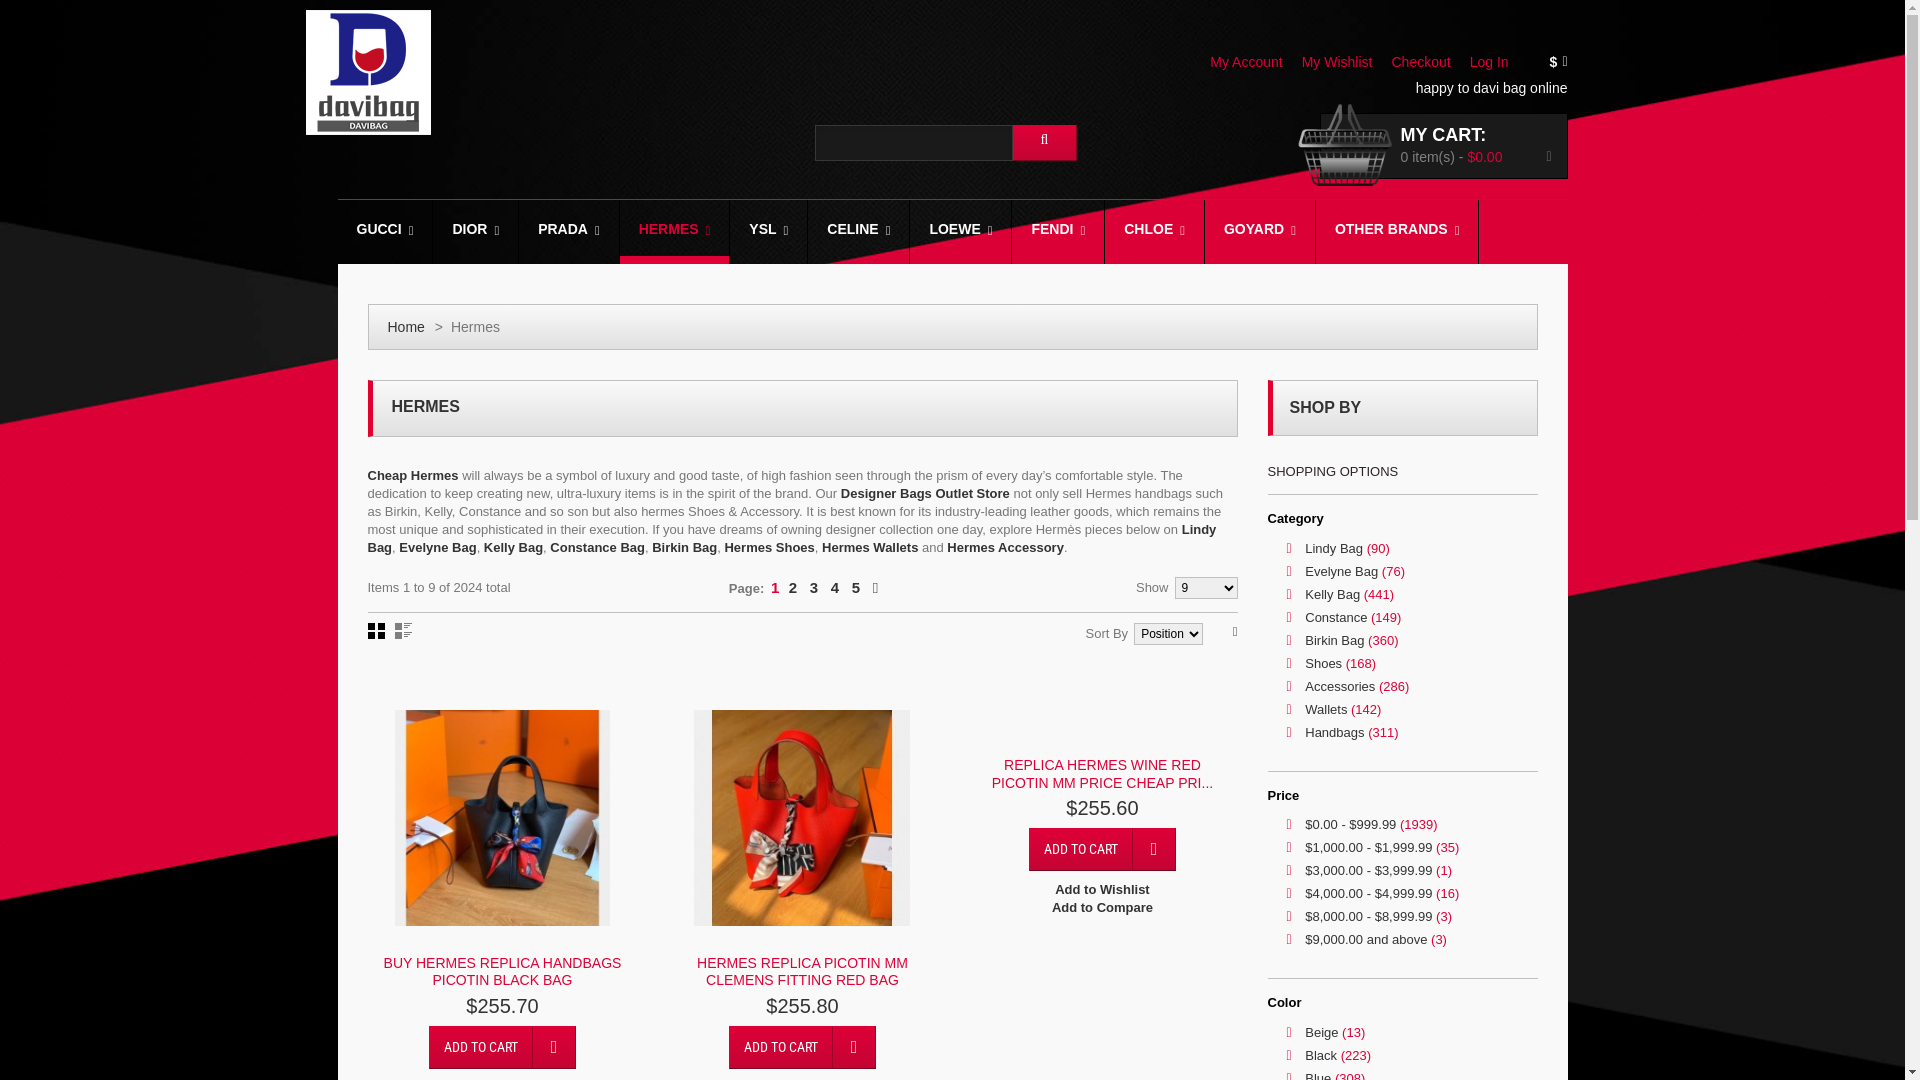 This screenshot has width=1920, height=1080. What do you see at coordinates (1234, 631) in the screenshot?
I see `'Set Descending Direction'` at bounding box center [1234, 631].